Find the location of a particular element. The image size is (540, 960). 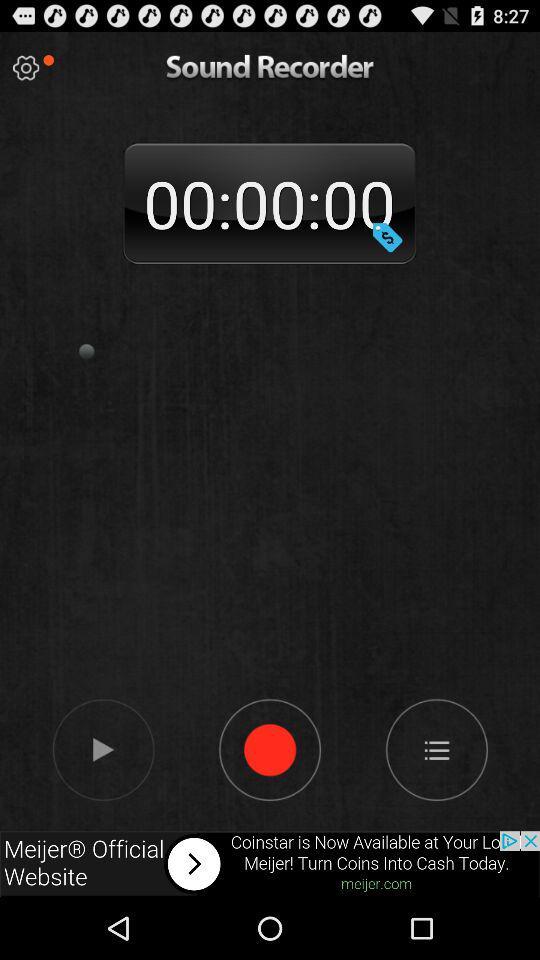

the settings icon is located at coordinates (25, 73).